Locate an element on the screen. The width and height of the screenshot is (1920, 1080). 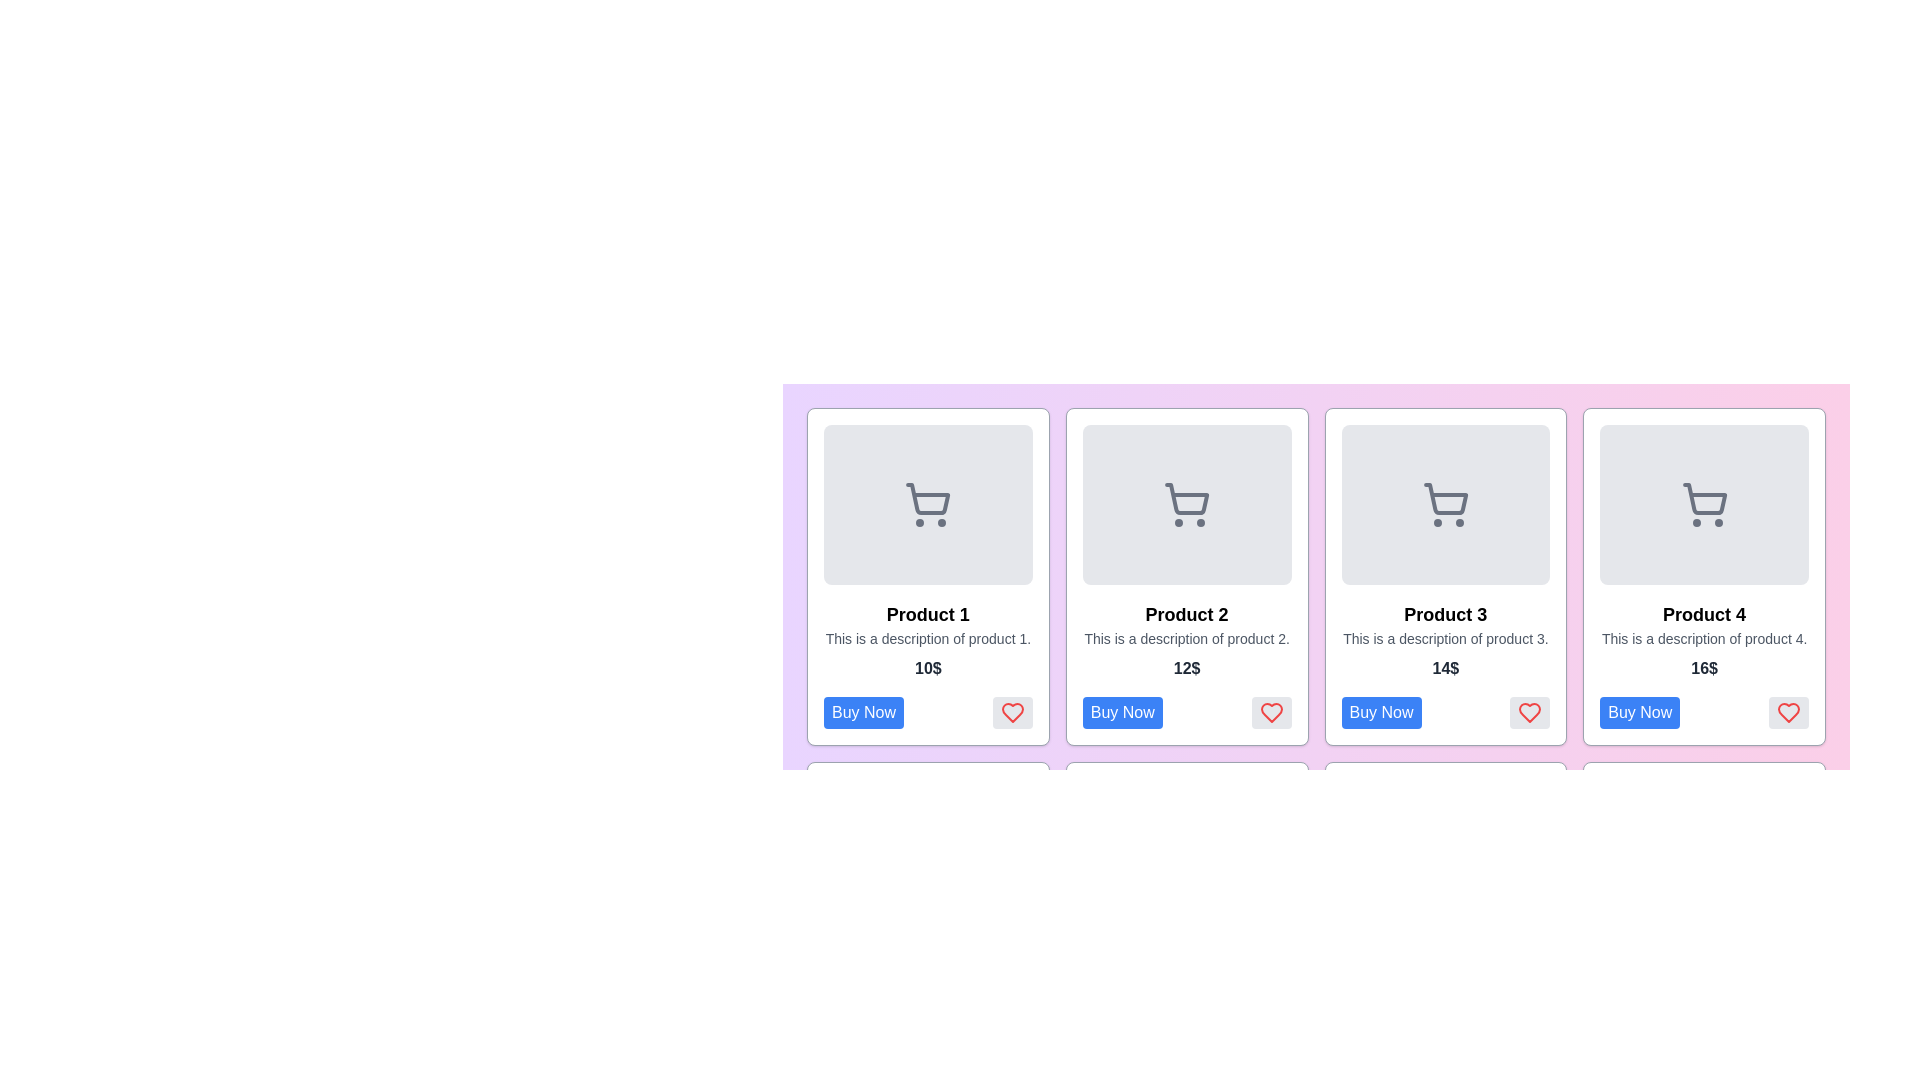
the shopping cart icon located in the fourth product card of the e-commerce product listings, positioned above the product name 'Product 4' is located at coordinates (1703, 498).